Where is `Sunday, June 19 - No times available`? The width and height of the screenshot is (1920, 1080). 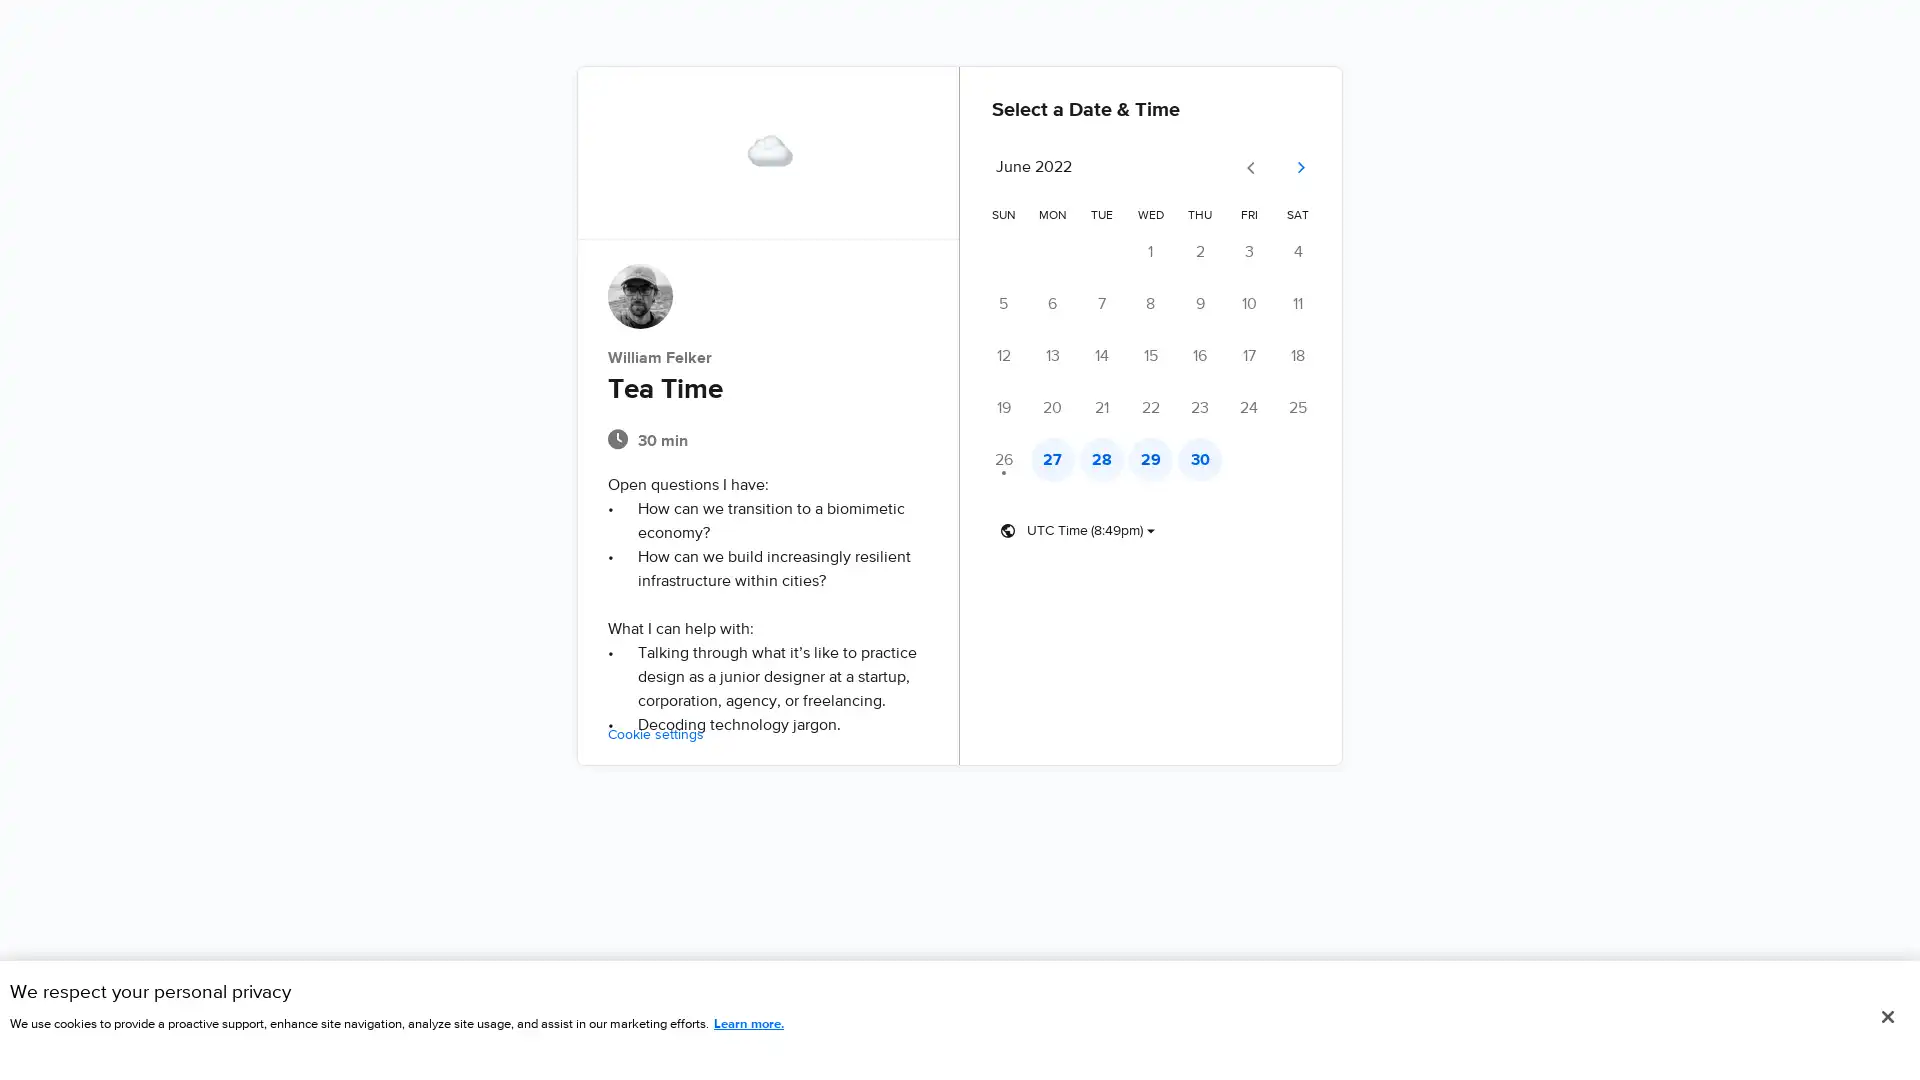
Sunday, June 19 - No times available is located at coordinates (1003, 407).